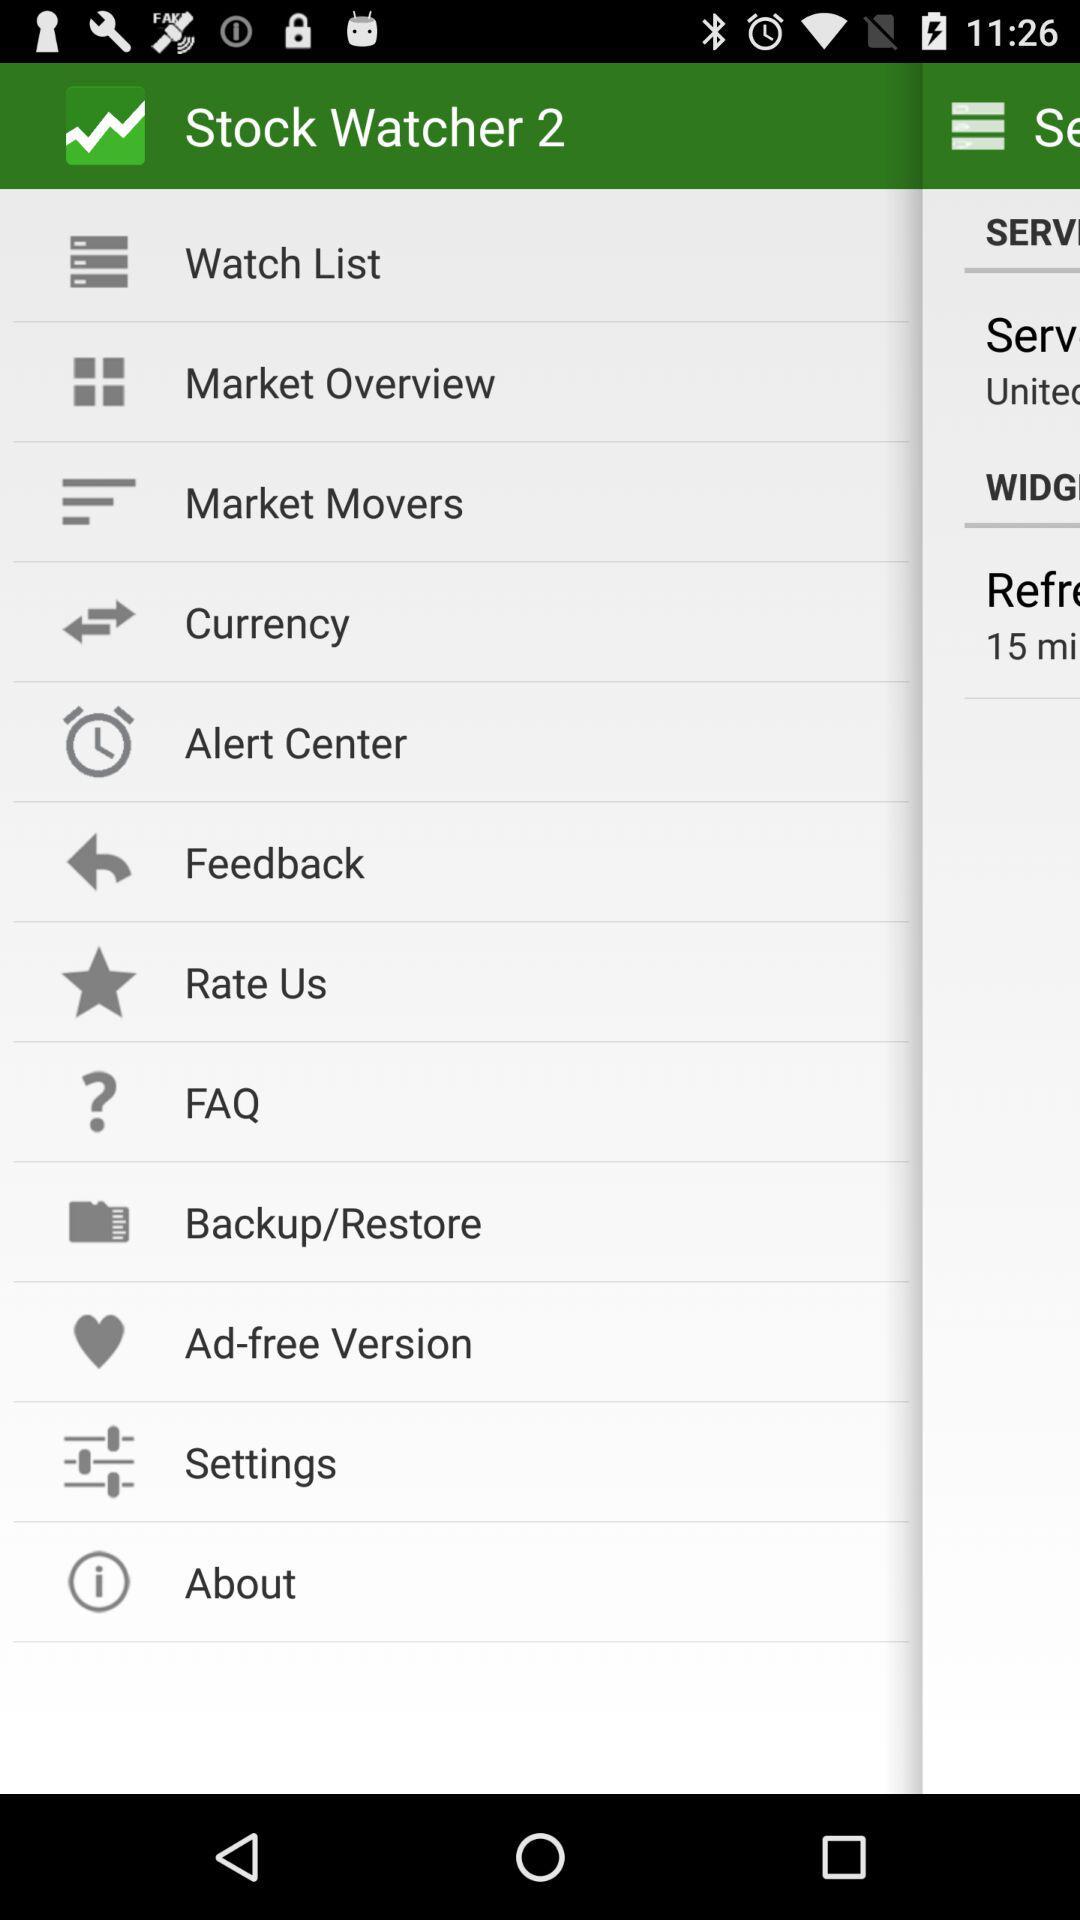 The image size is (1080, 1920). What do you see at coordinates (1022, 485) in the screenshot?
I see `the app above refresh rate icon` at bounding box center [1022, 485].